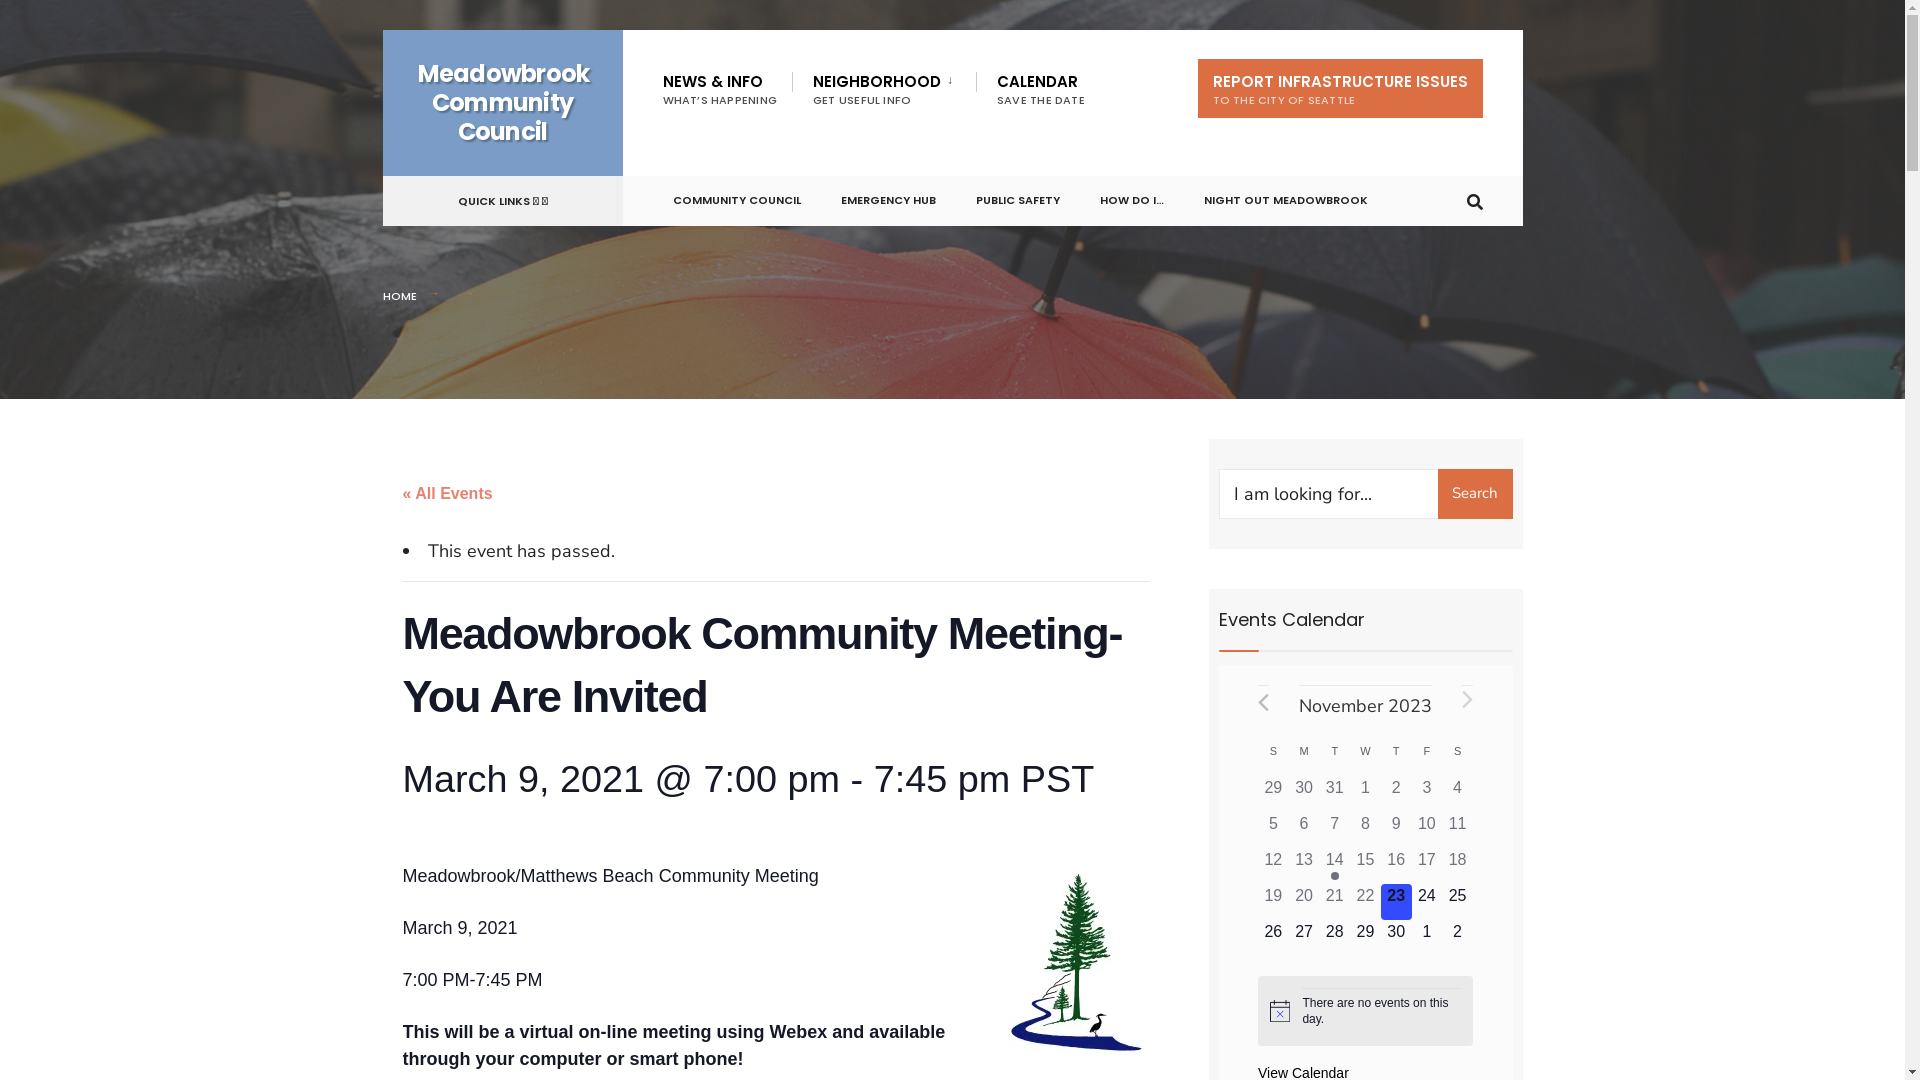 The height and width of the screenshot is (1080, 1920). Describe the element at coordinates (1426, 902) in the screenshot. I see `'0 events,` at that location.